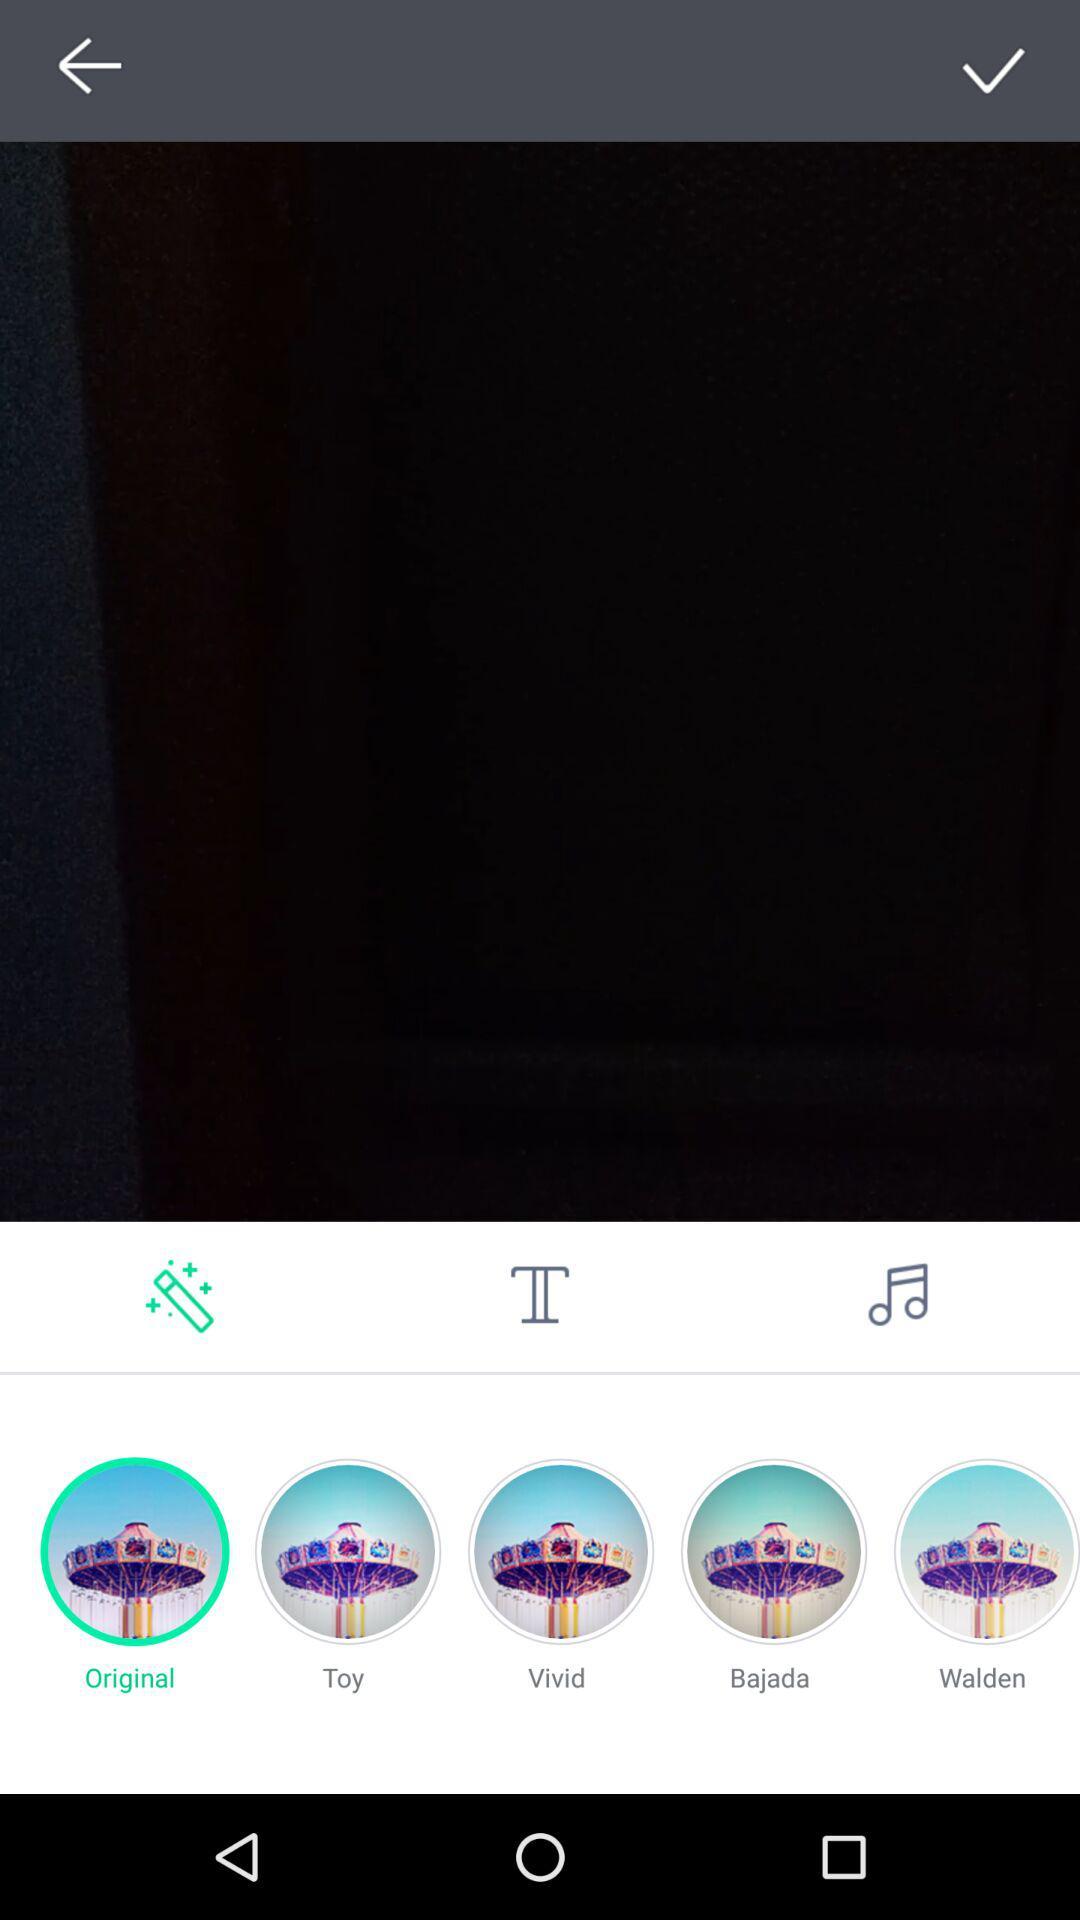 The height and width of the screenshot is (1920, 1080). I want to click on select option, so click(995, 70).